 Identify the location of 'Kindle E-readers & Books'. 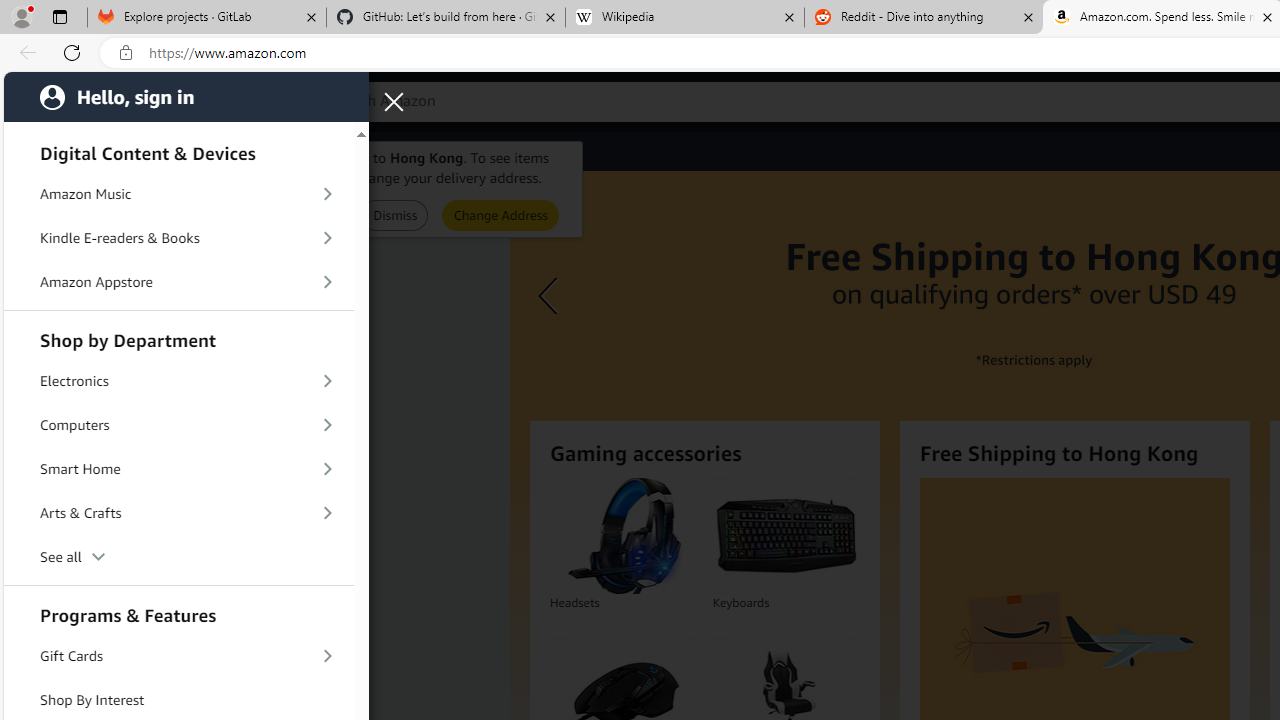
(179, 237).